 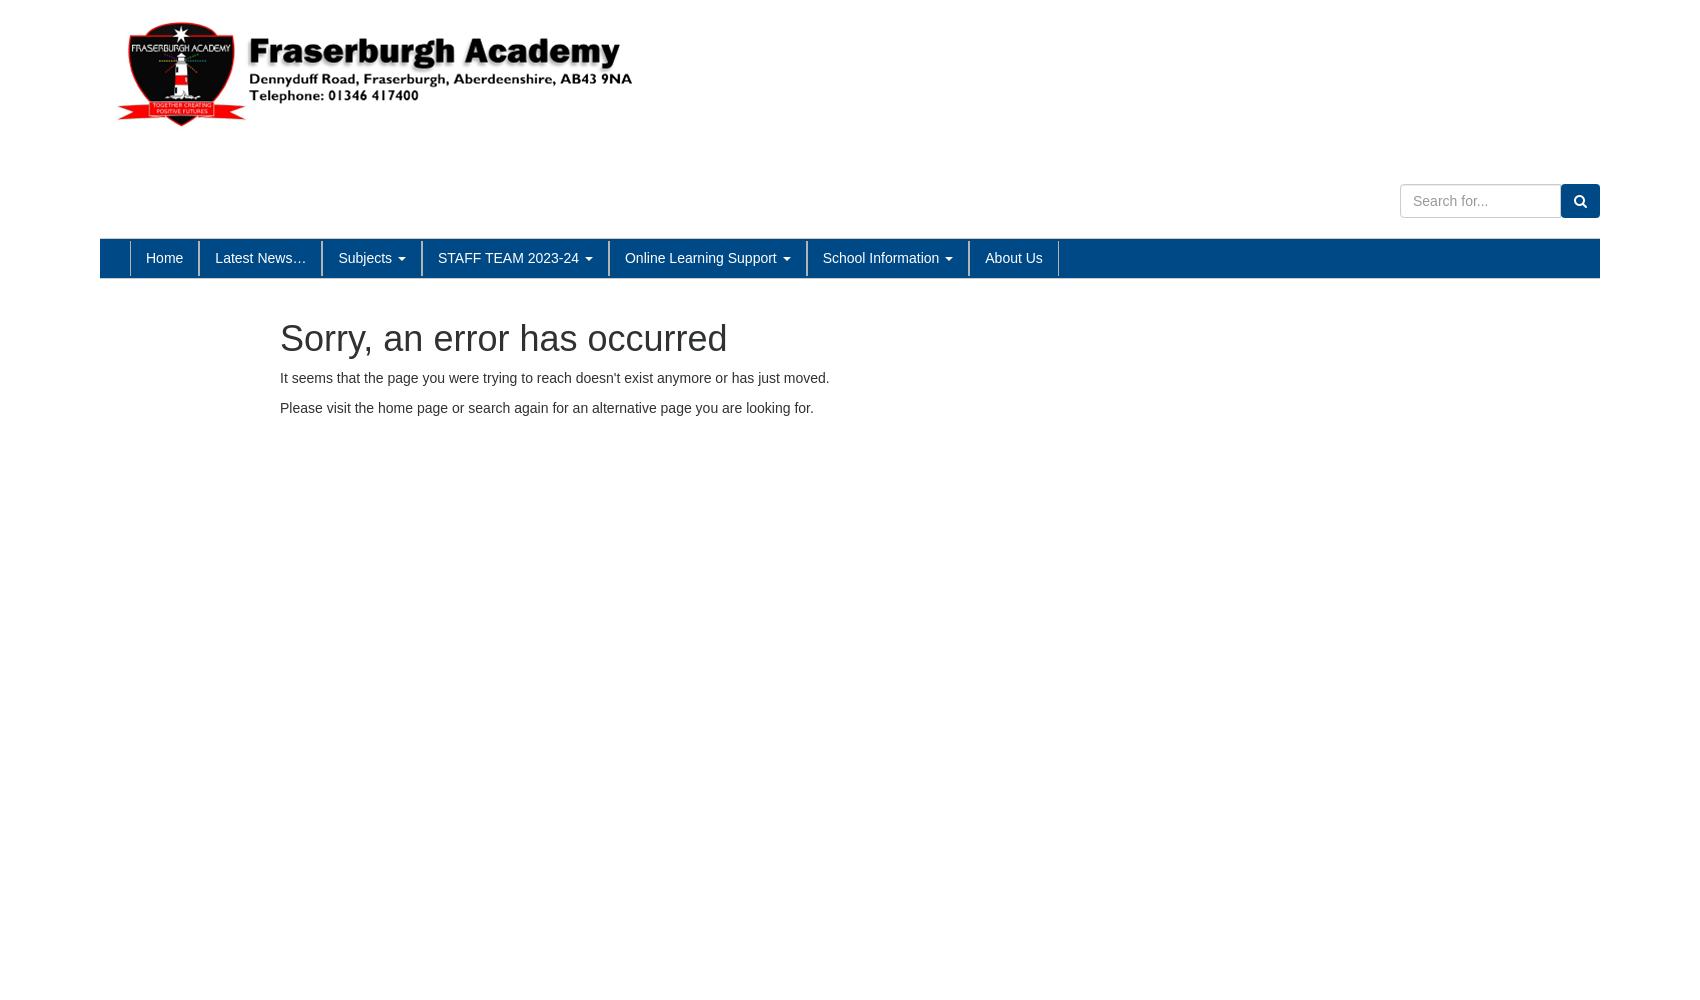 What do you see at coordinates (545, 408) in the screenshot?
I see `'Please visit the home page or search again for an alternative page you are looking for.'` at bounding box center [545, 408].